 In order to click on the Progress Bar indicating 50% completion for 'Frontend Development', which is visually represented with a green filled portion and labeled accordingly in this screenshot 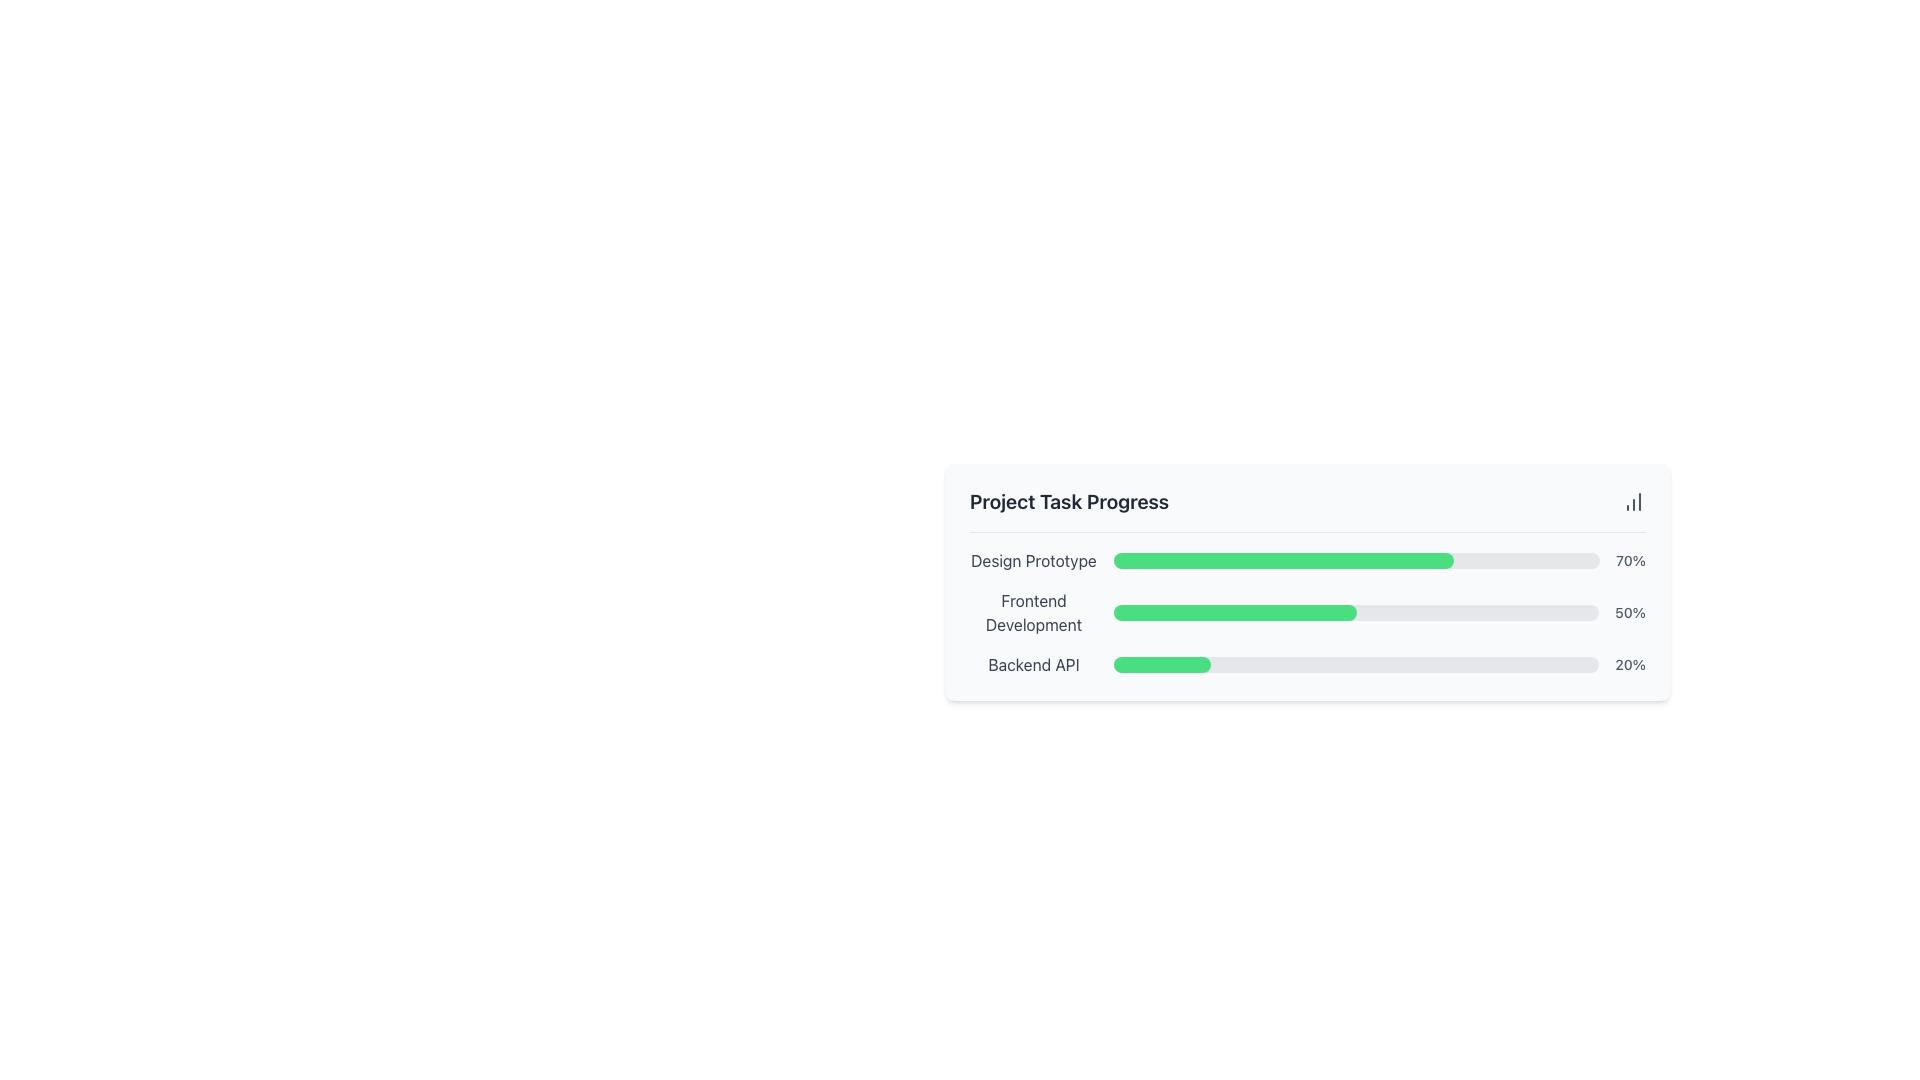, I will do `click(1308, 612)`.